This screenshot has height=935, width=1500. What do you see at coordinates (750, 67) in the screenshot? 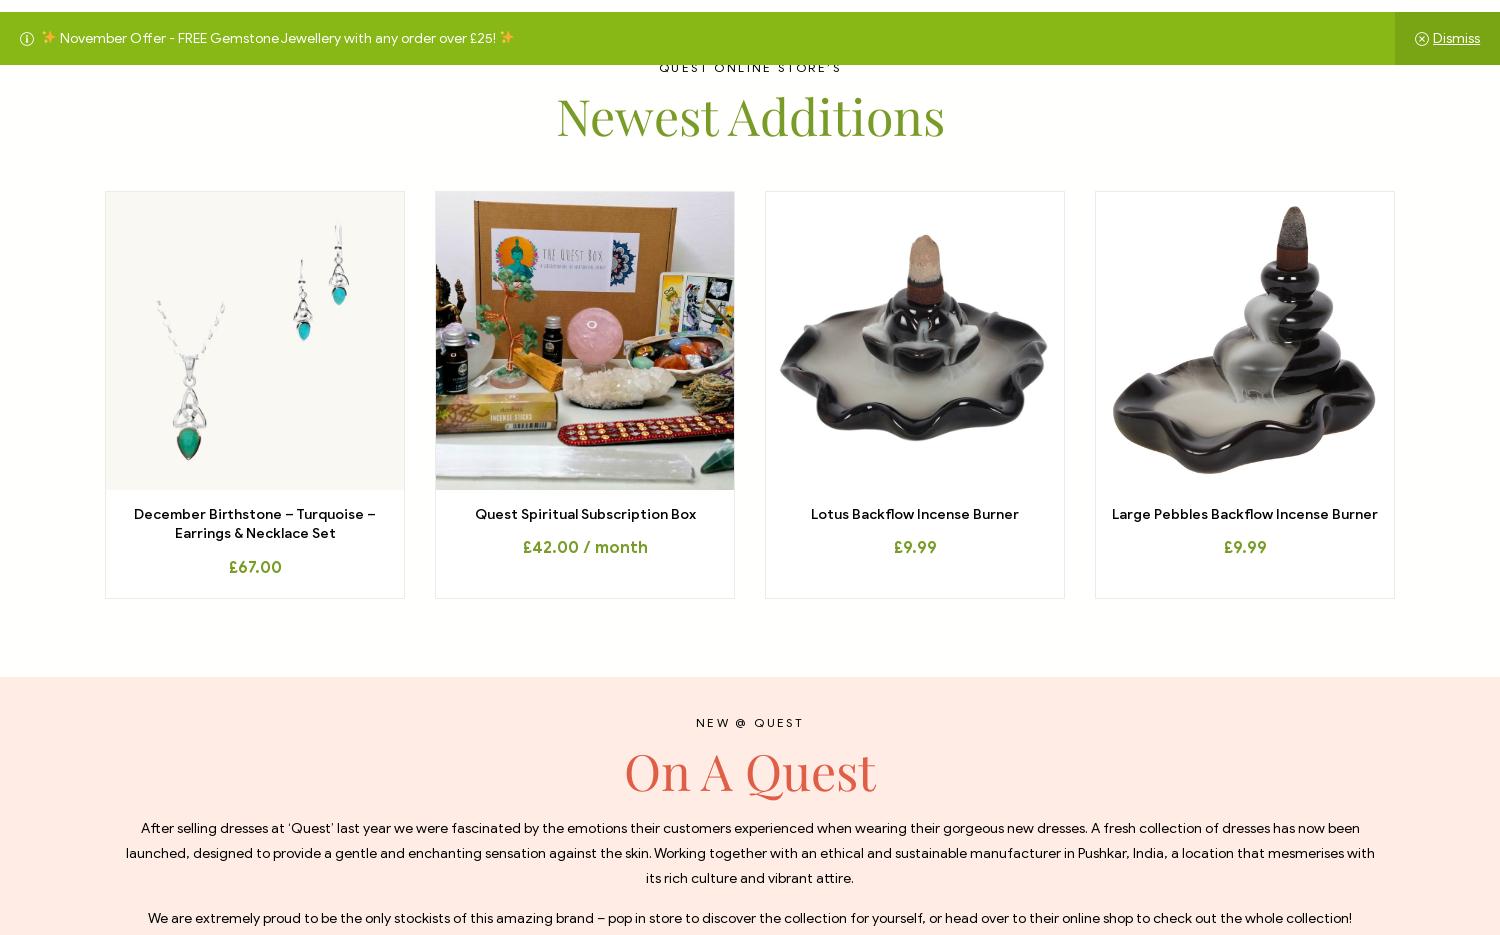
I see `'QUEST ONLINE STORE’S'` at bounding box center [750, 67].